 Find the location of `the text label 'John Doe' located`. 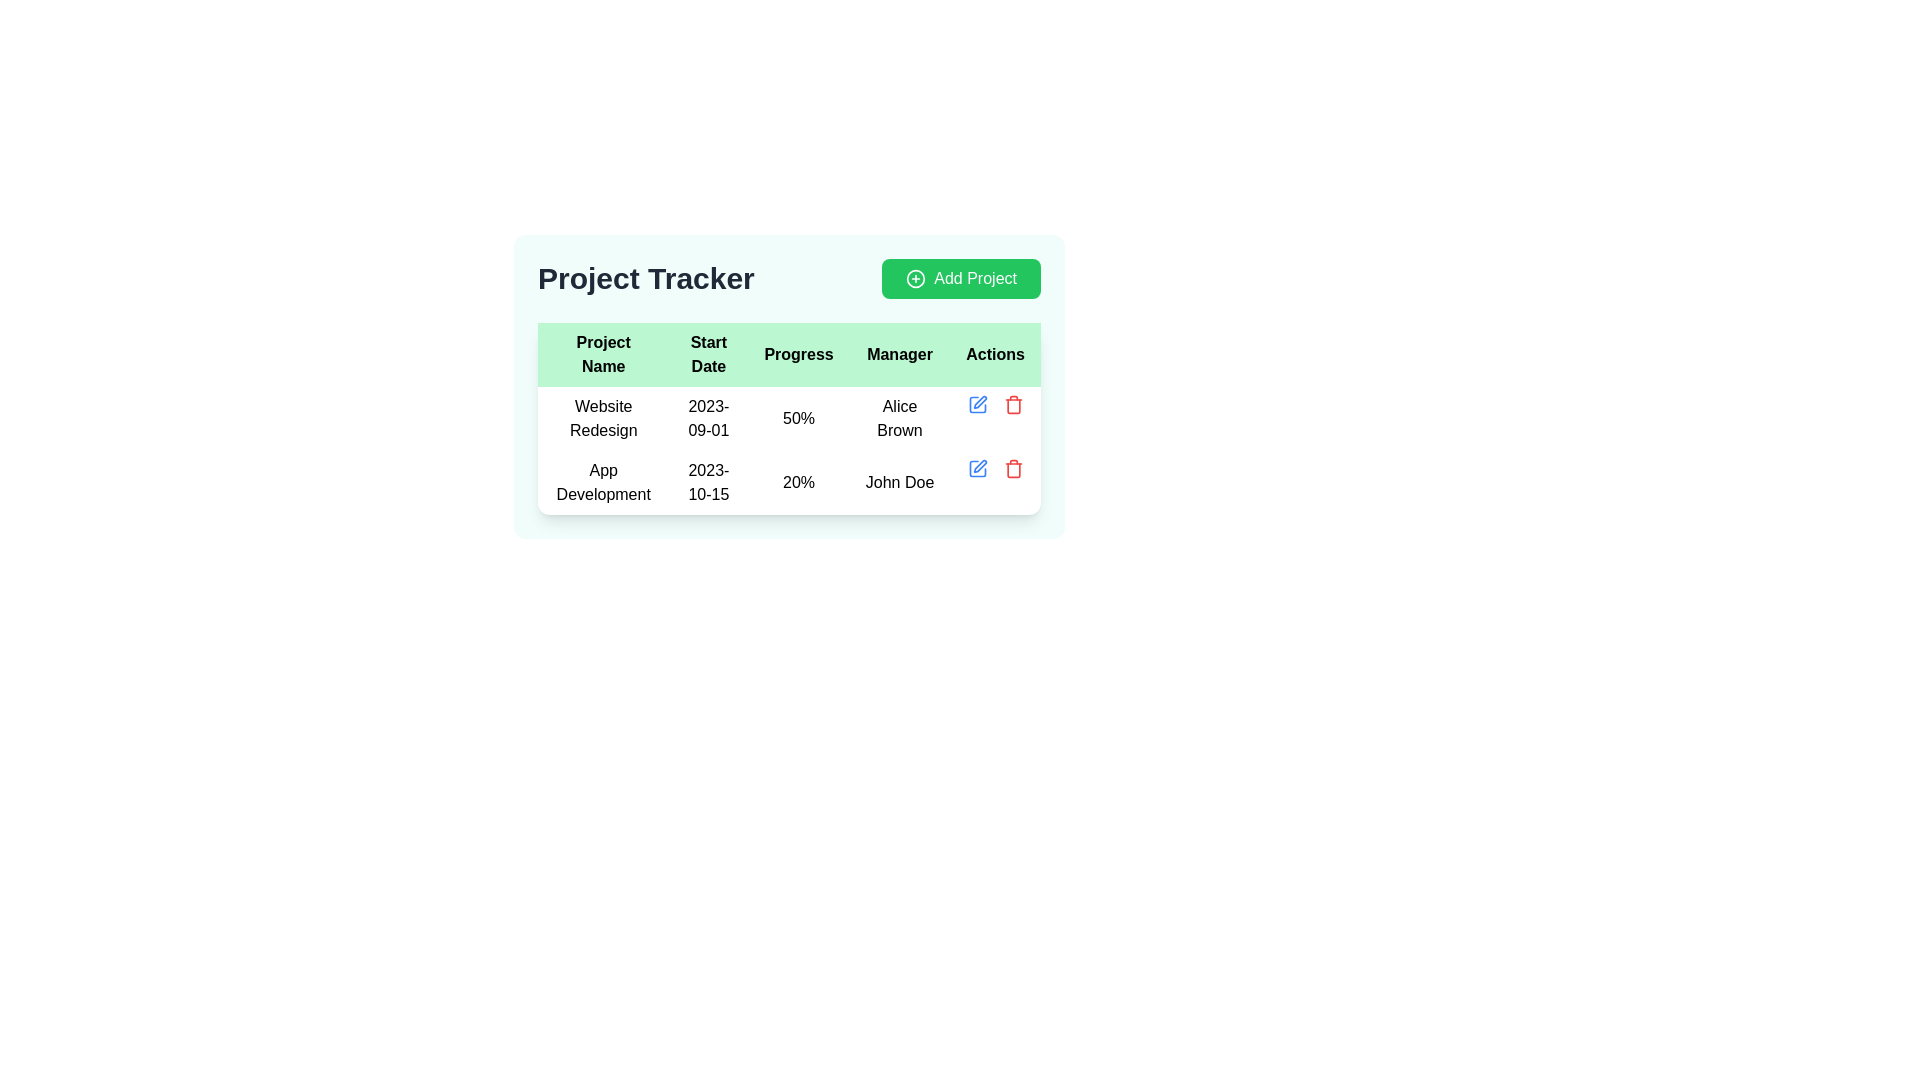

the text label 'John Doe' located is located at coordinates (899, 482).